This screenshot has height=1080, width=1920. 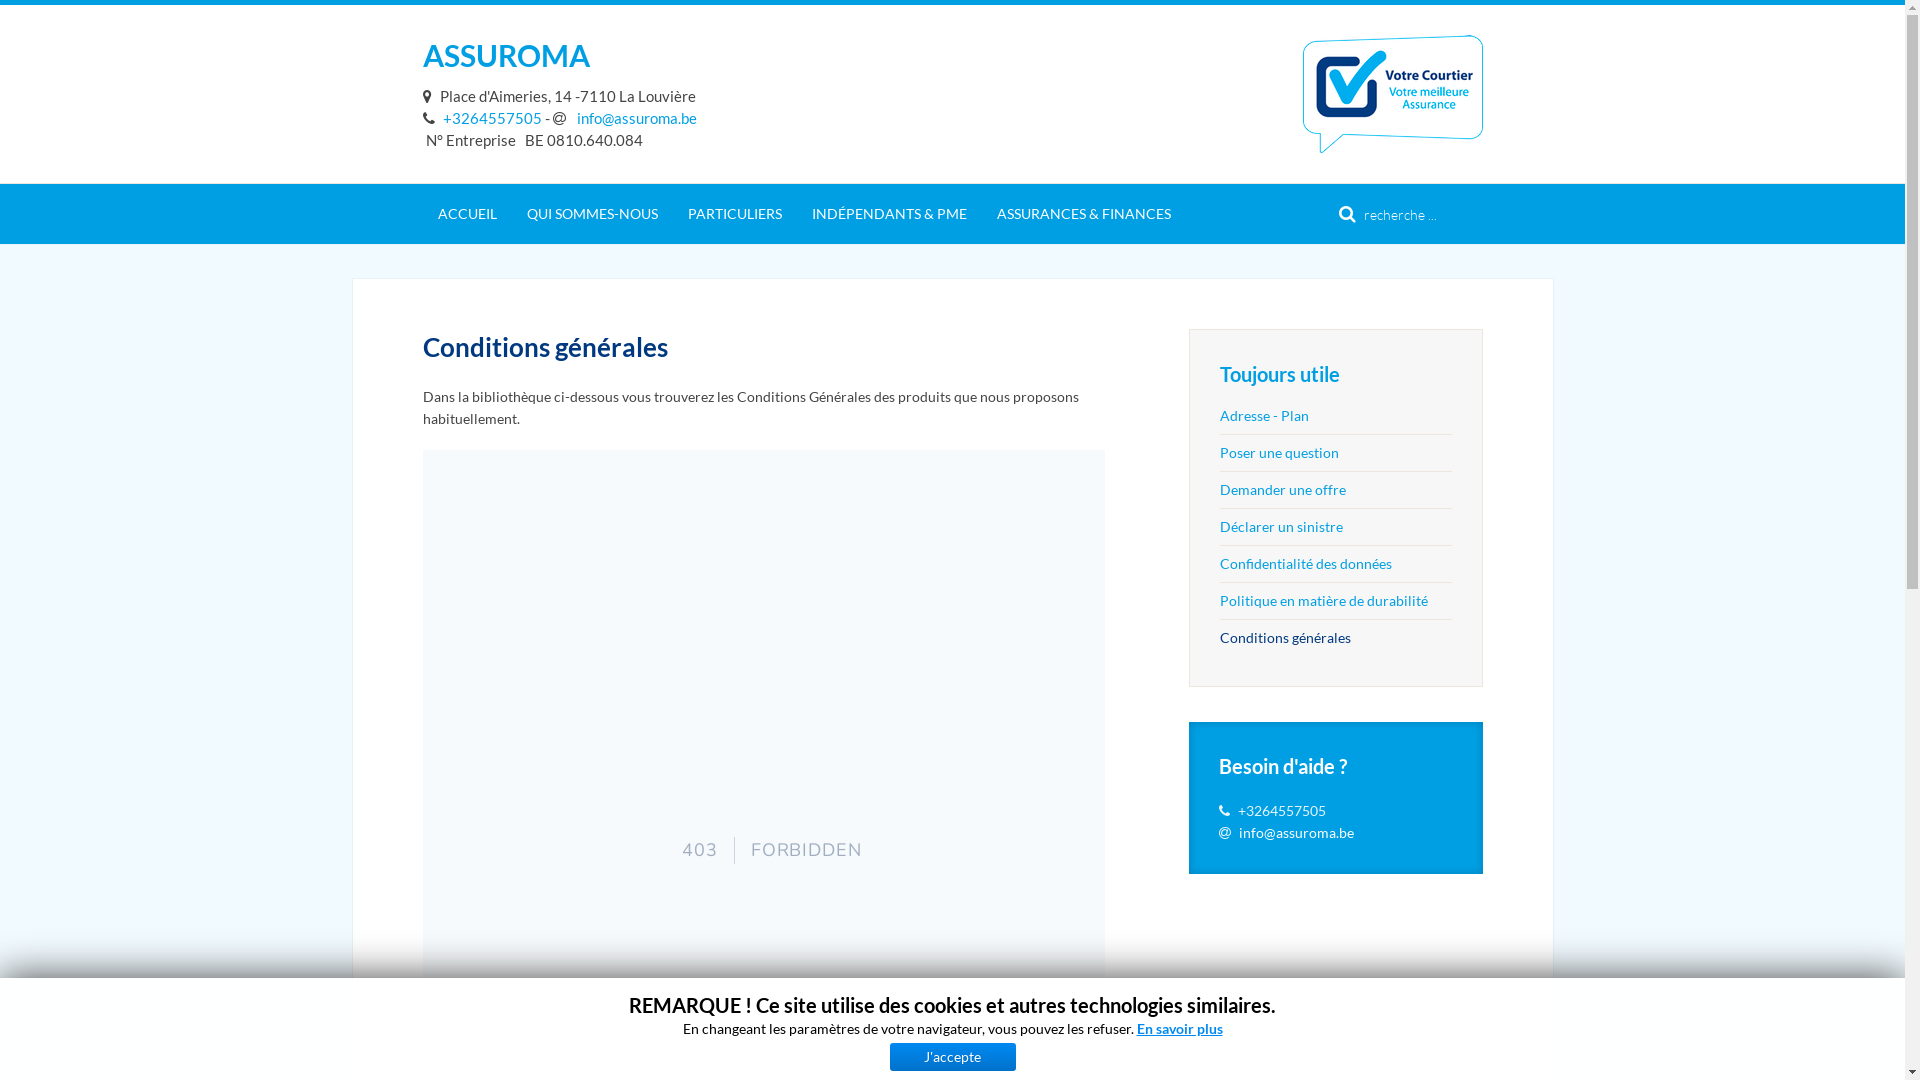 I want to click on 'Adresse - Plan', so click(x=1218, y=415).